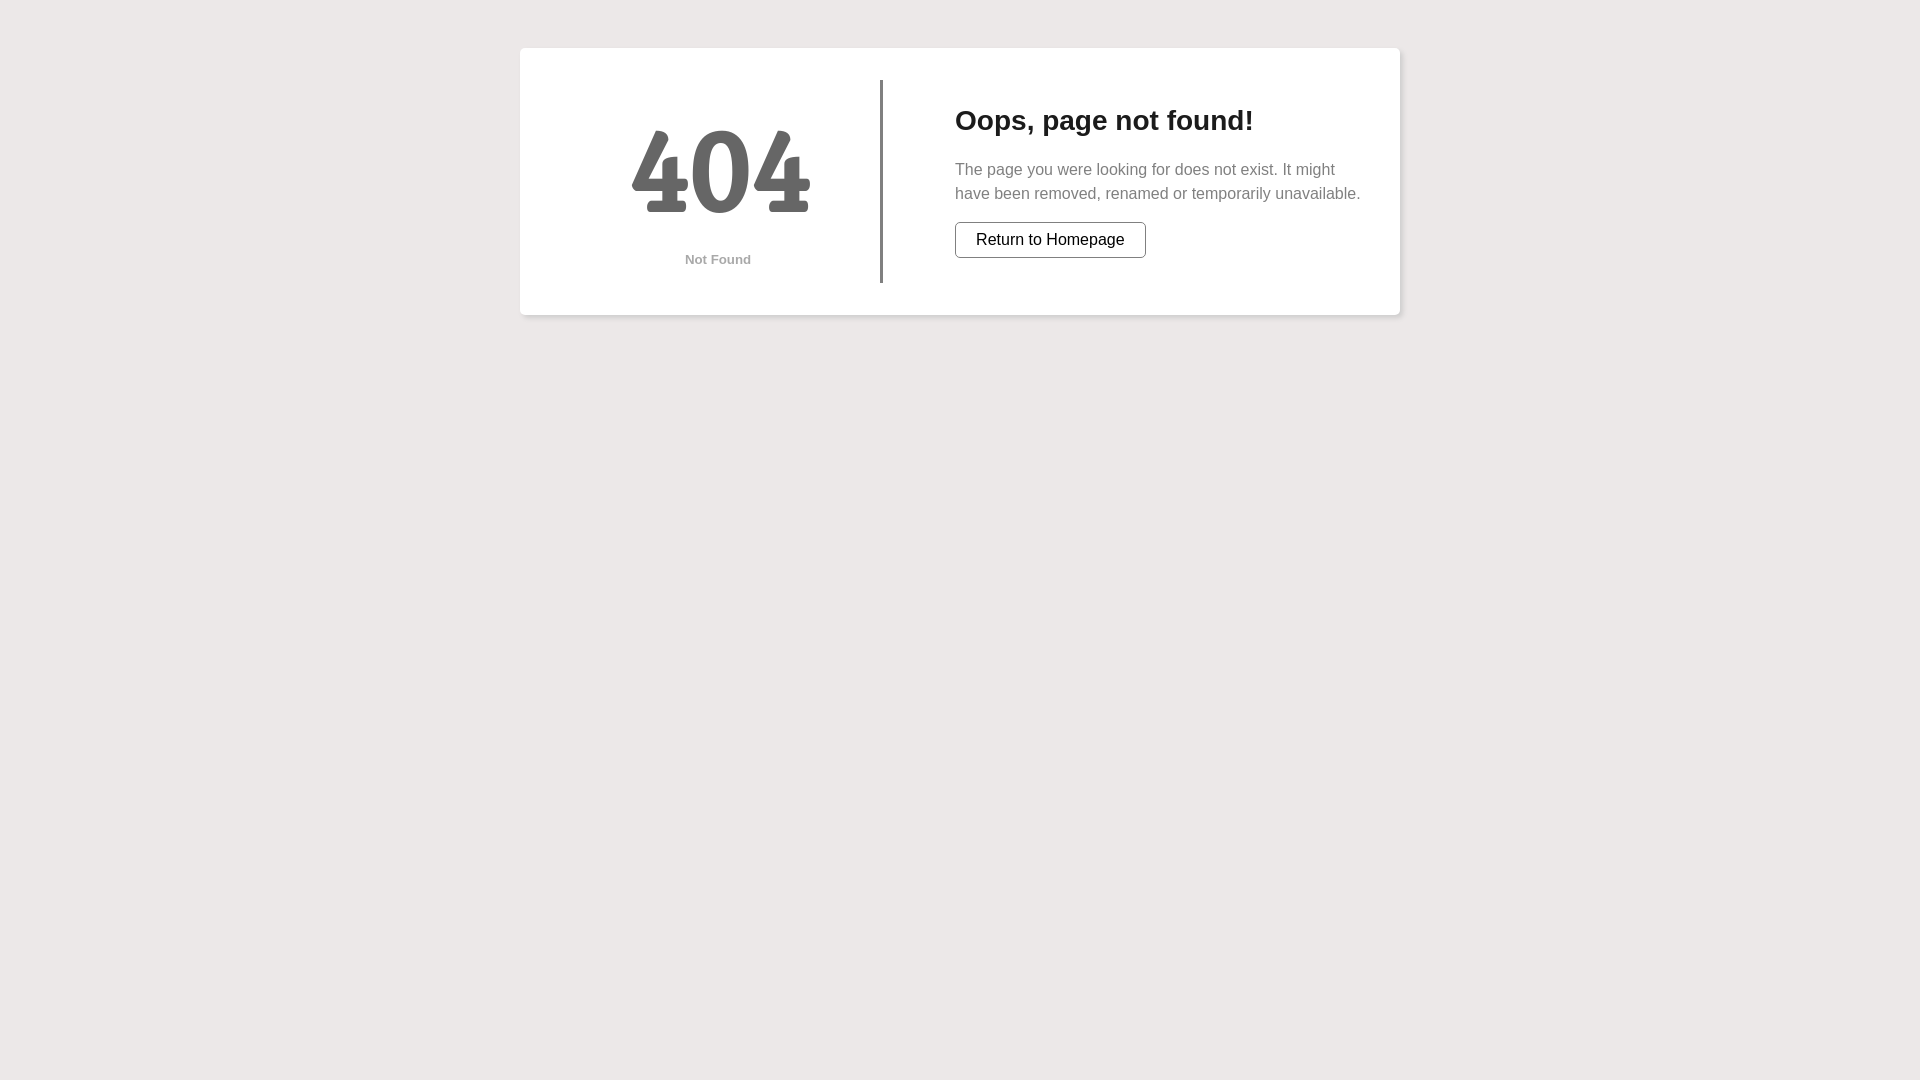 This screenshot has height=1080, width=1920. I want to click on 'Return to Homepage', so click(1049, 238).